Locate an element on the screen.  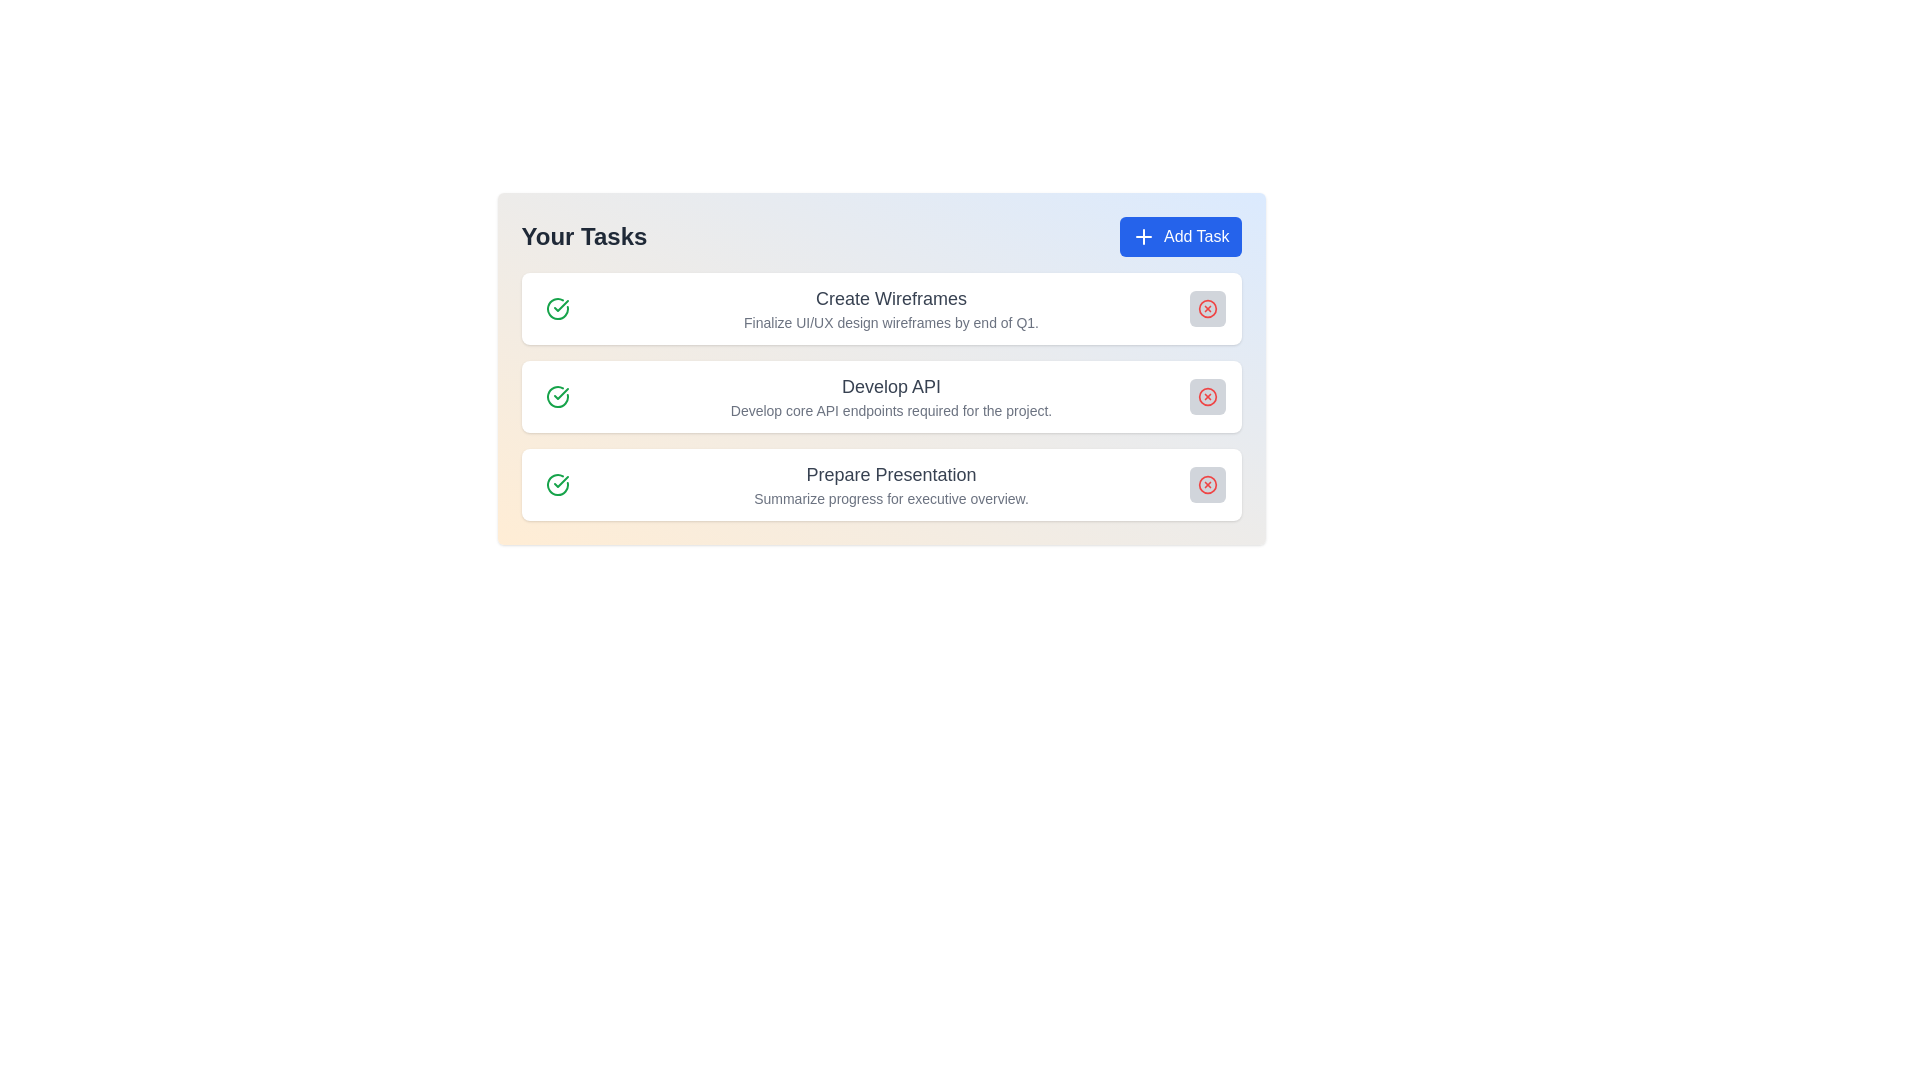
the green check mark icon within the circular boundary, which is part of the task entry labeled 'Develop API' is located at coordinates (560, 305).